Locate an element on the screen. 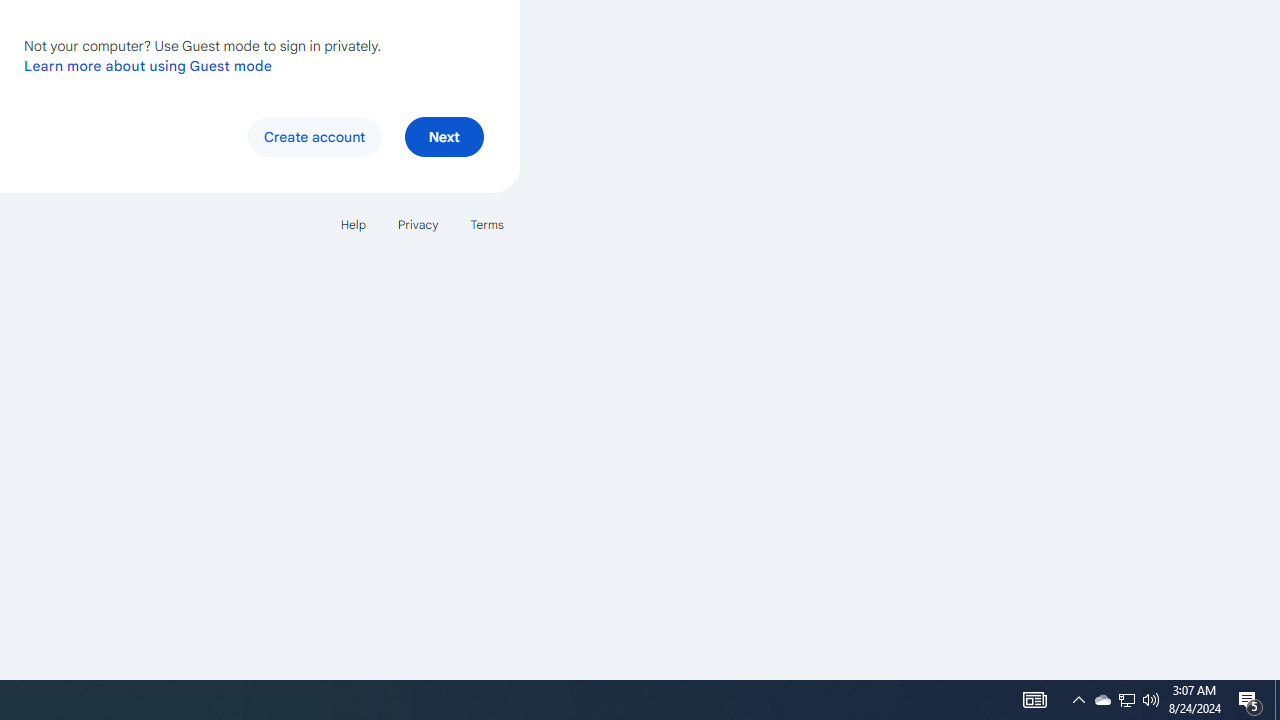 Image resolution: width=1280 pixels, height=720 pixels. 'Help' is located at coordinates (352, 224).